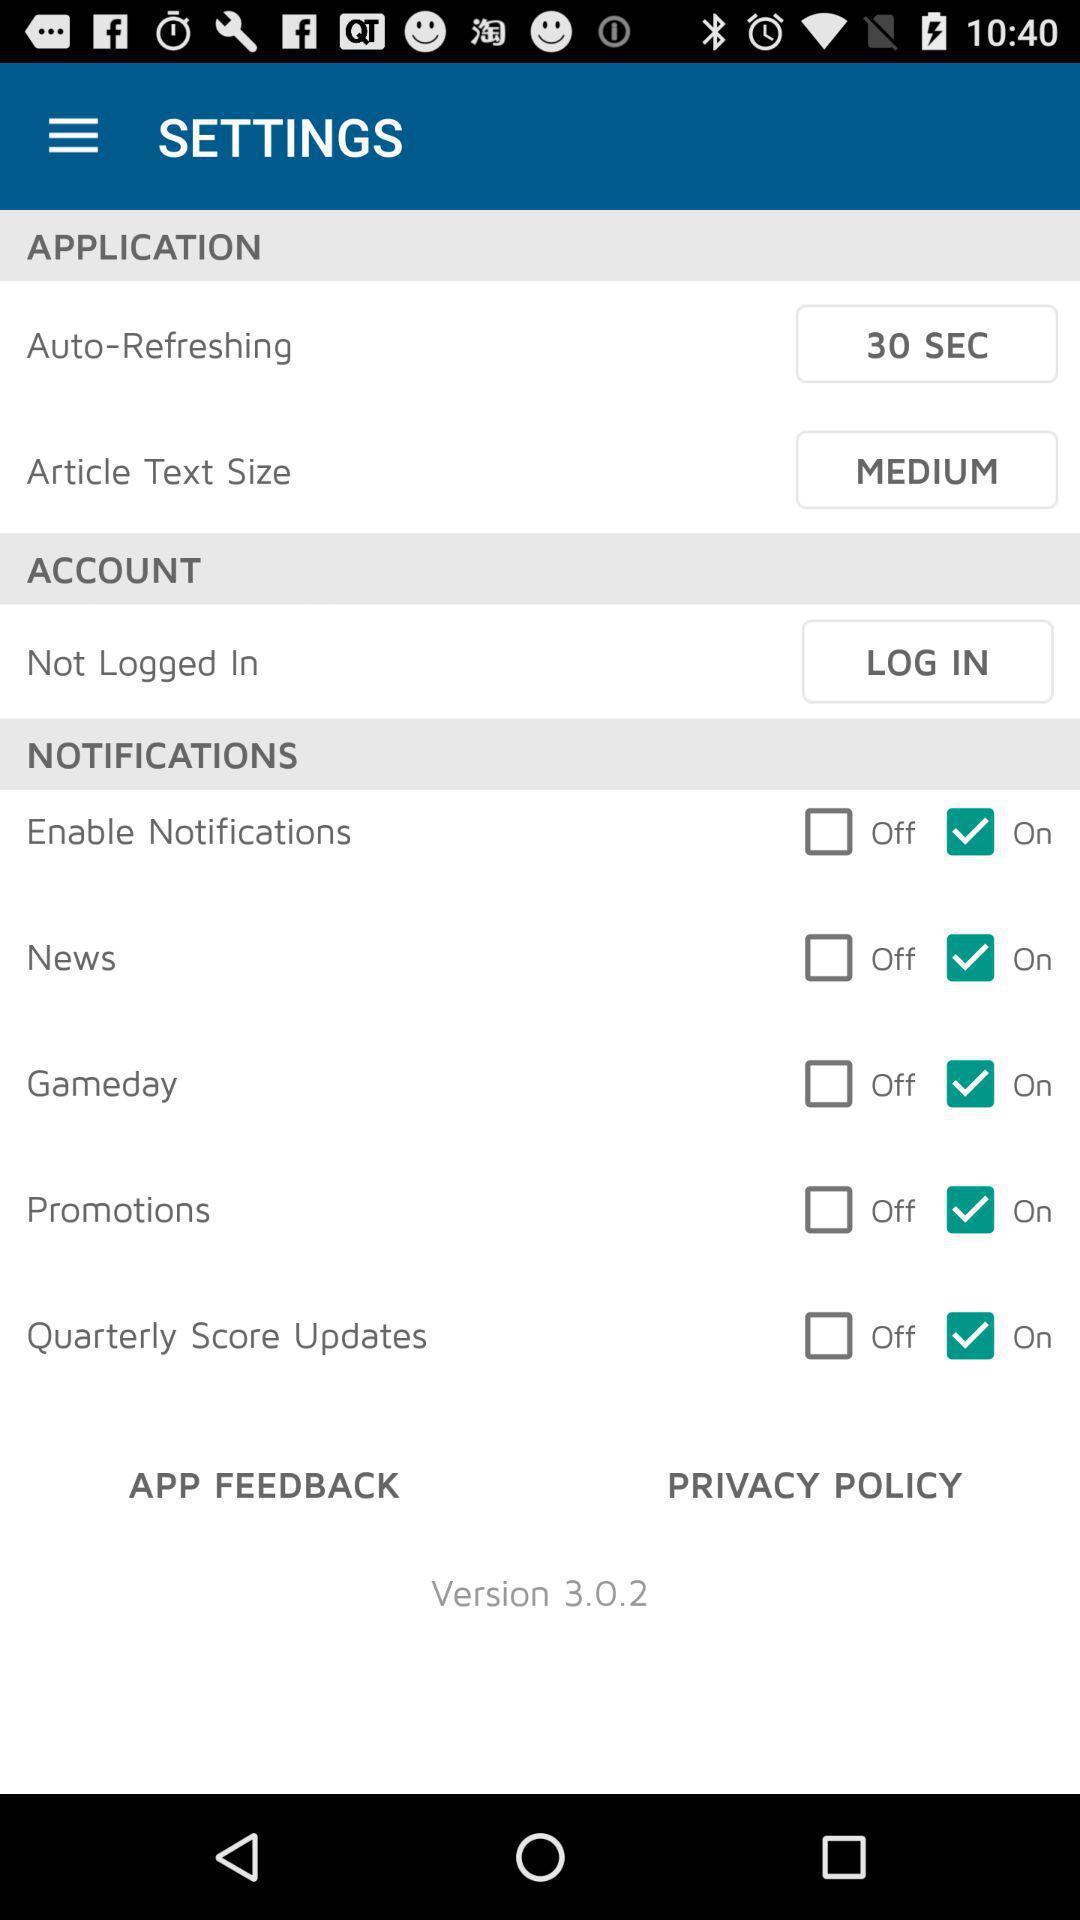 The width and height of the screenshot is (1080, 1920). I want to click on the item to the left of settings app, so click(72, 135).